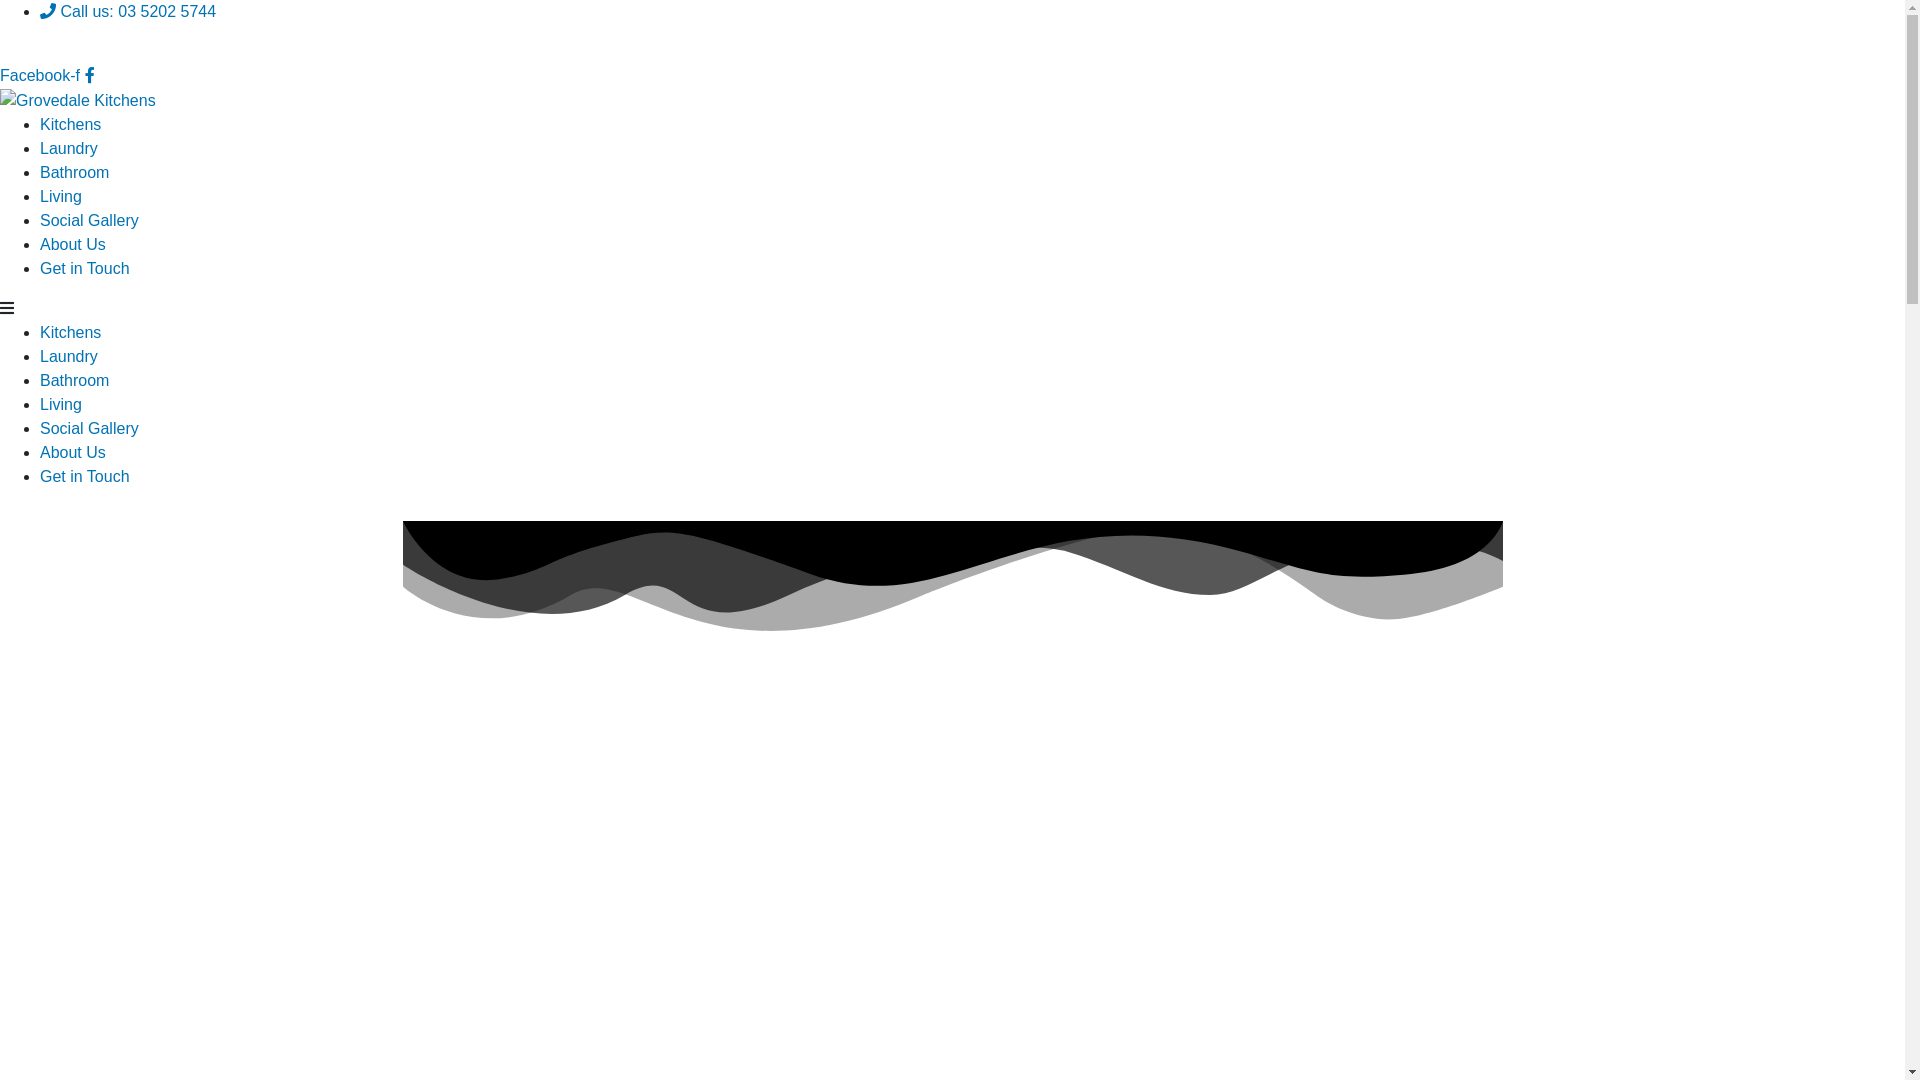 The width and height of the screenshot is (1920, 1080). Describe the element at coordinates (127, 11) in the screenshot. I see `'Call us: 03 5202 5744'` at that location.